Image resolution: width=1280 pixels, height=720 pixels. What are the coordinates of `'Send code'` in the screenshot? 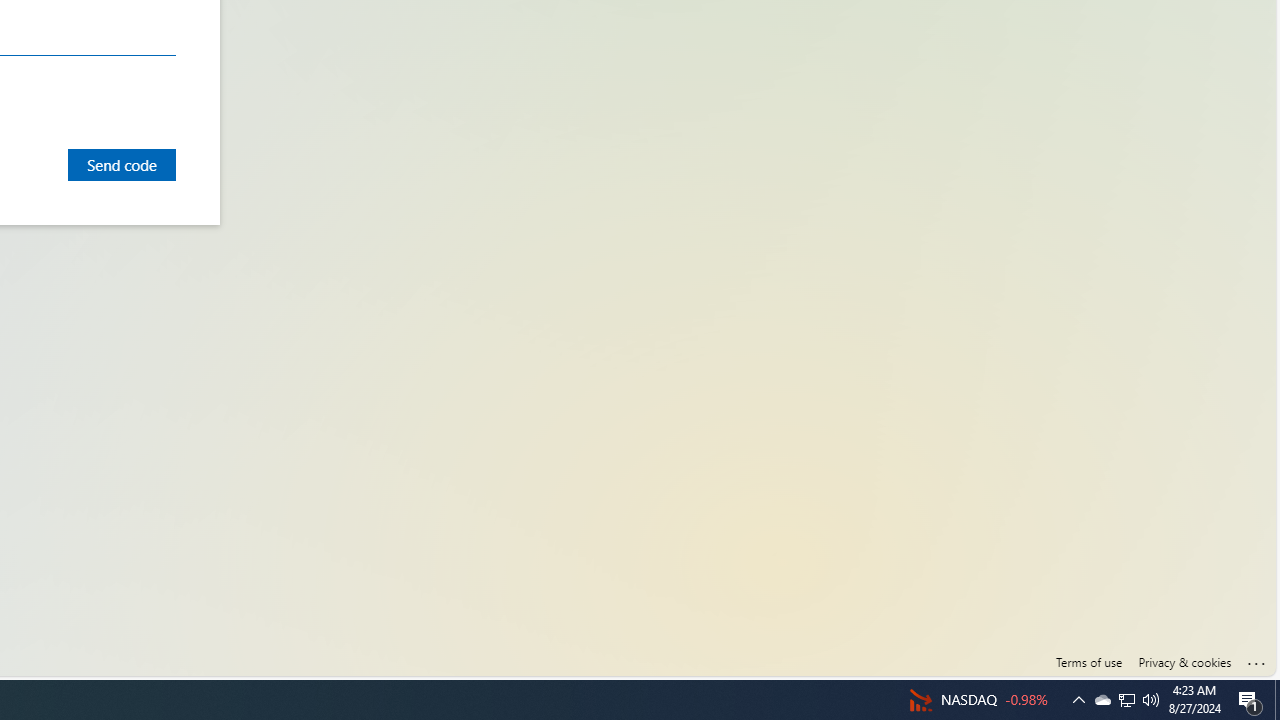 It's located at (121, 163).